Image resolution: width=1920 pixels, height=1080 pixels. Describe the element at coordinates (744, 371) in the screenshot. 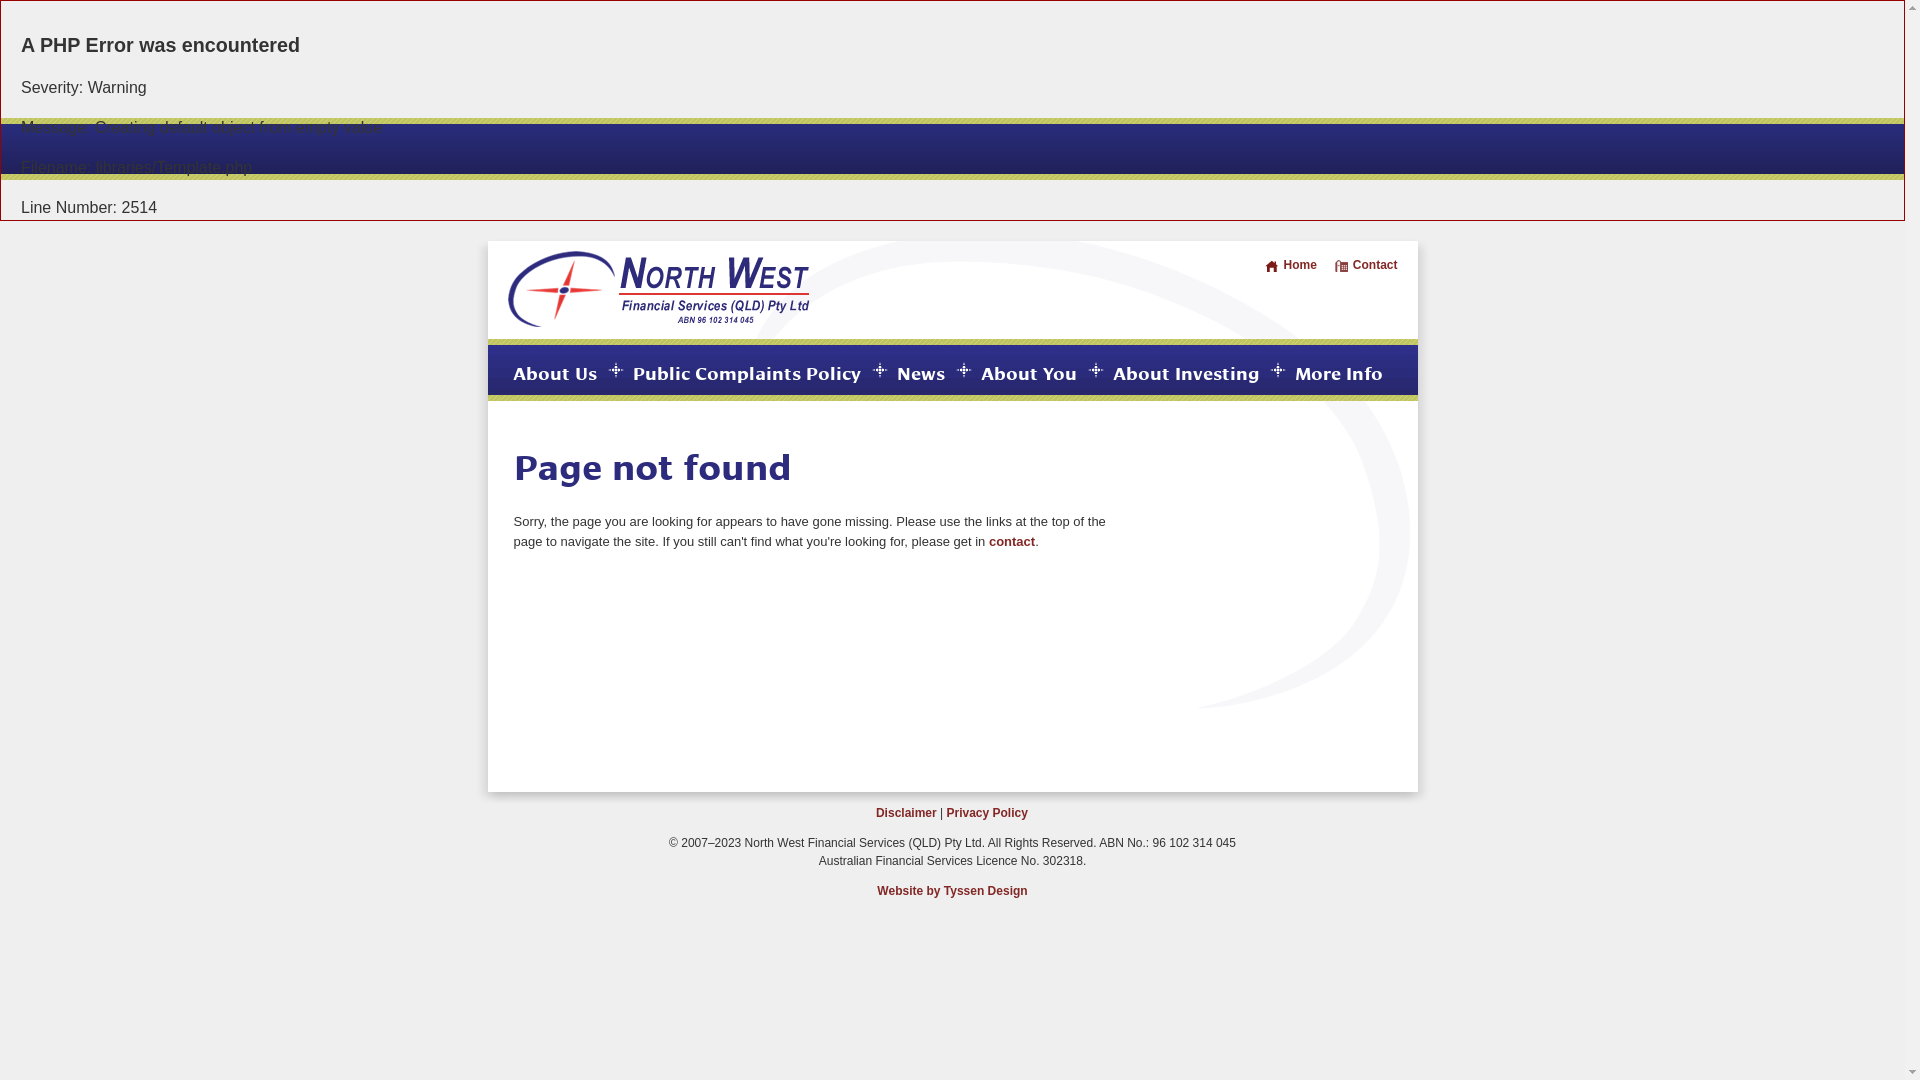

I see `'Public Complaints Policy'` at that location.